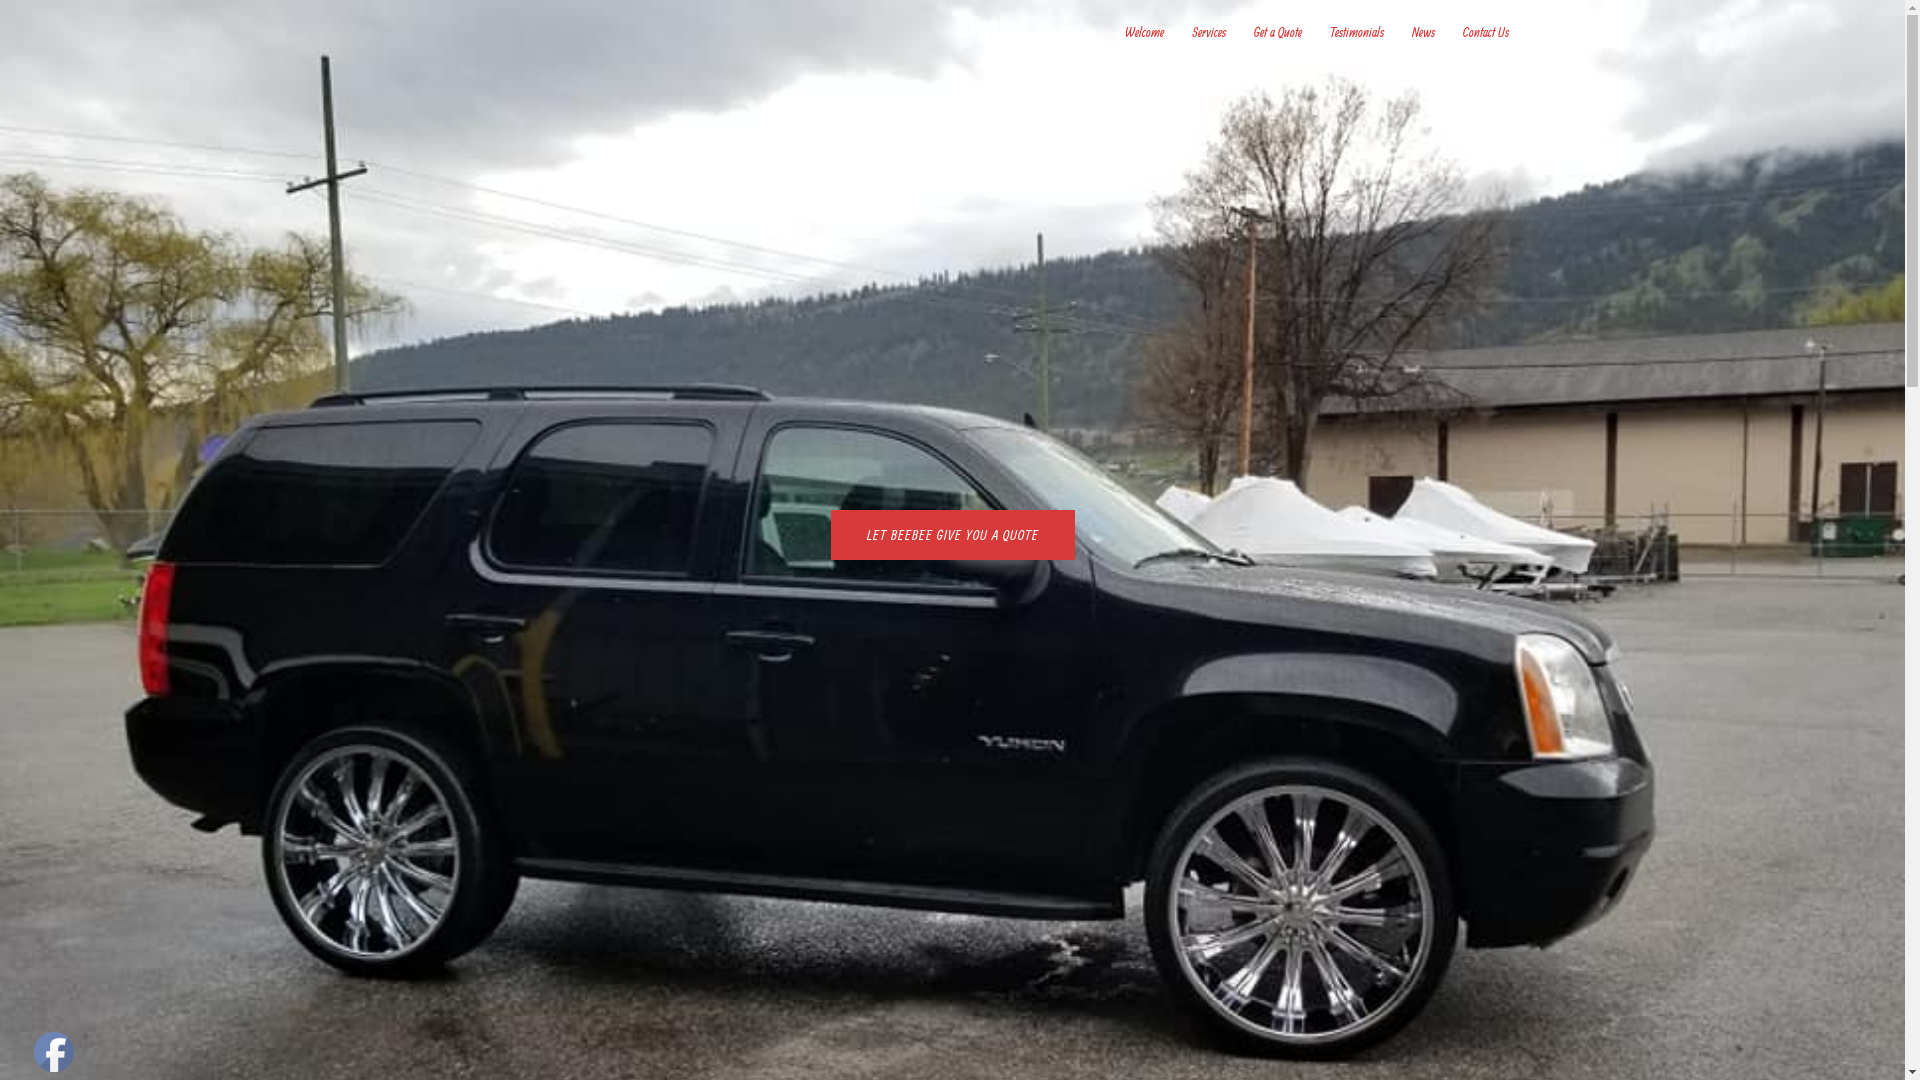  I want to click on 'Contact Us', so click(1484, 33).